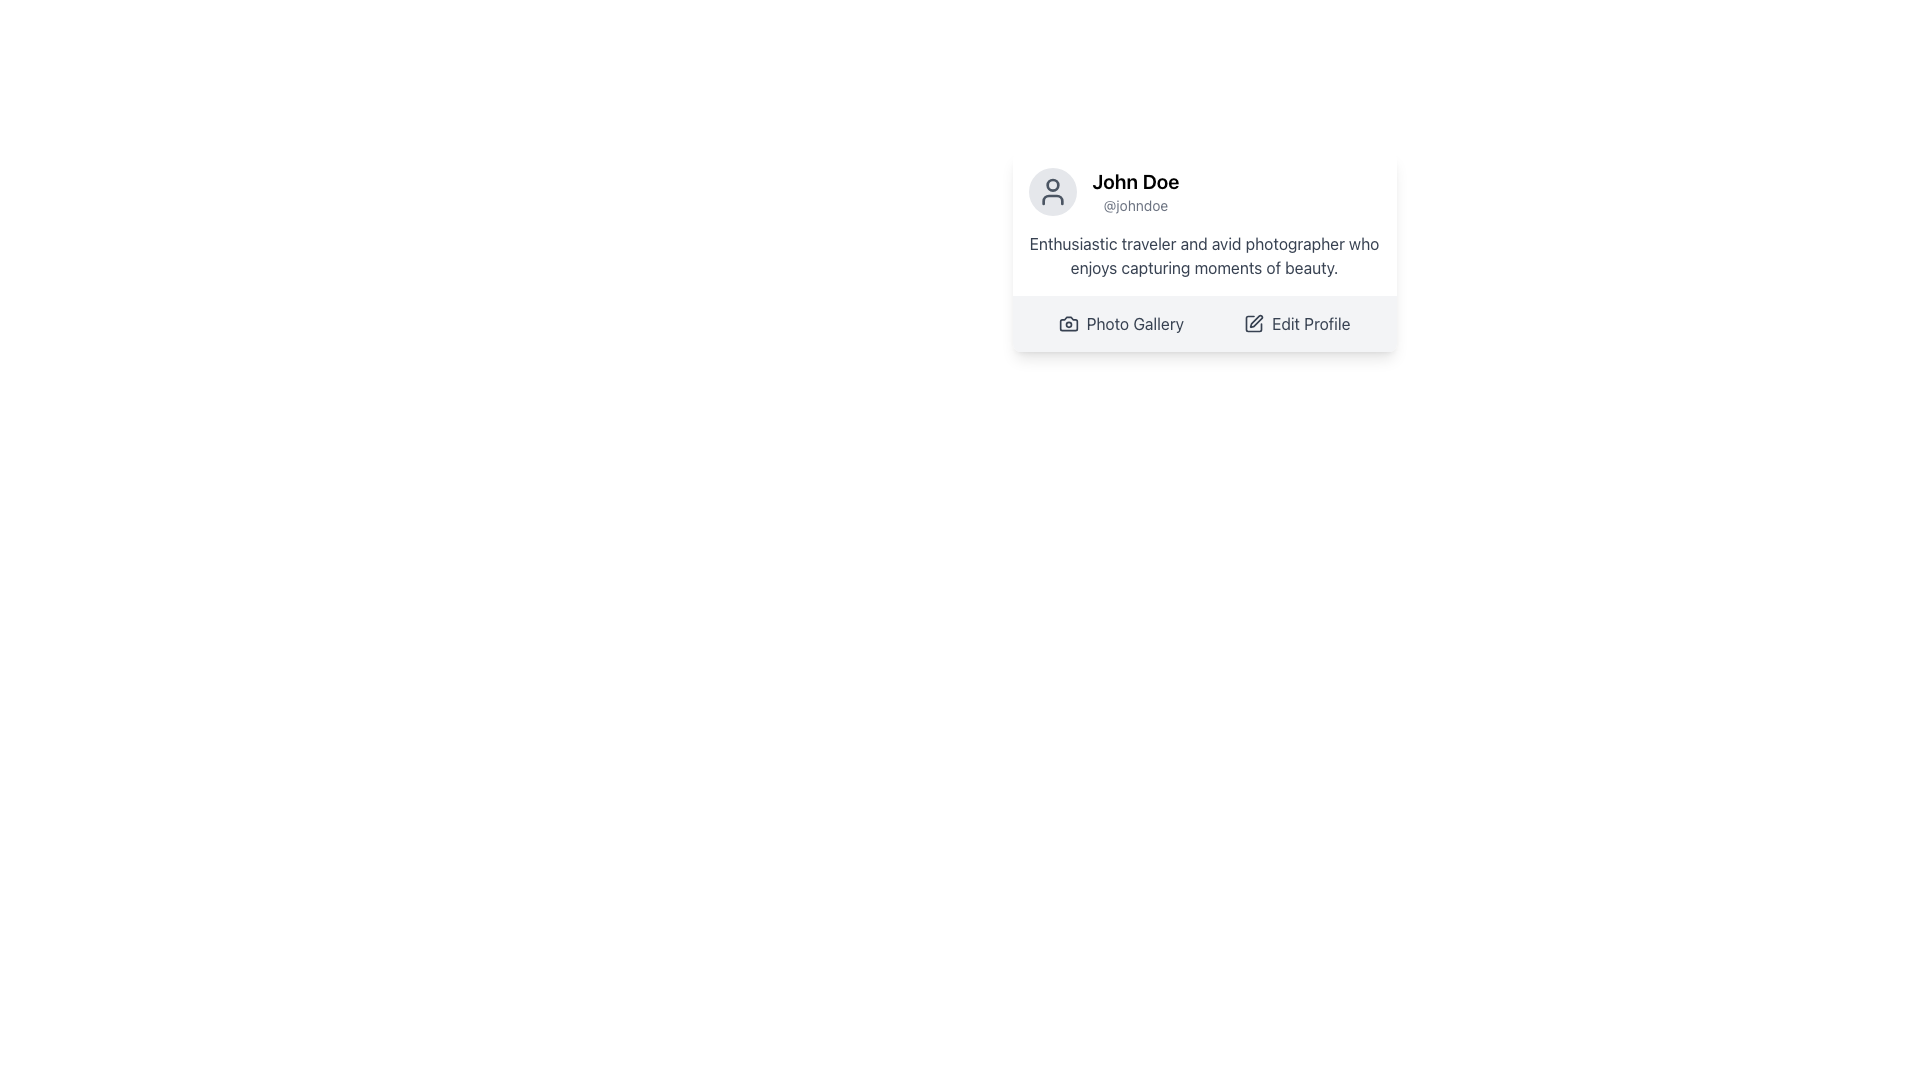  What do you see at coordinates (1067, 323) in the screenshot?
I see `the gray camera icon with a clear round lens located to the left of the 'Photo Gallery' text` at bounding box center [1067, 323].